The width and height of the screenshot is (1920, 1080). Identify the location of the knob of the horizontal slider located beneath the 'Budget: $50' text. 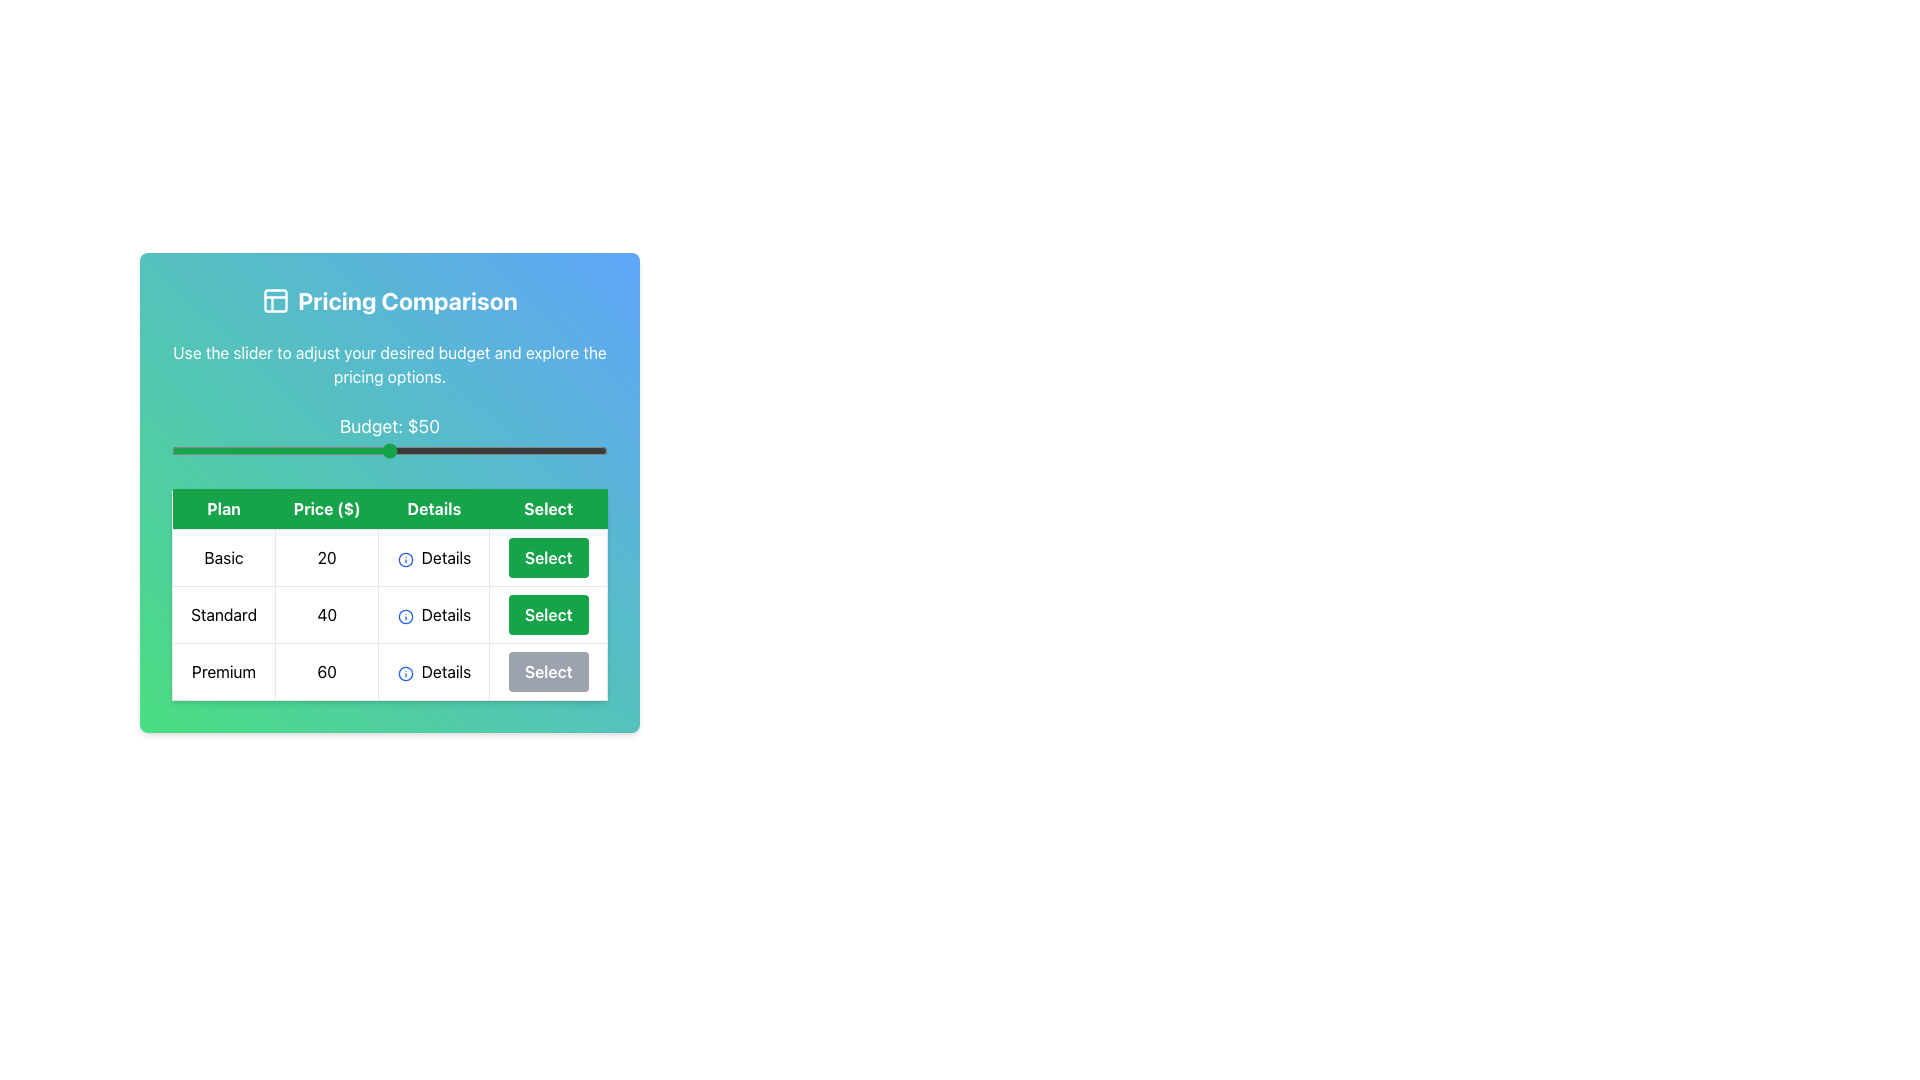
(389, 451).